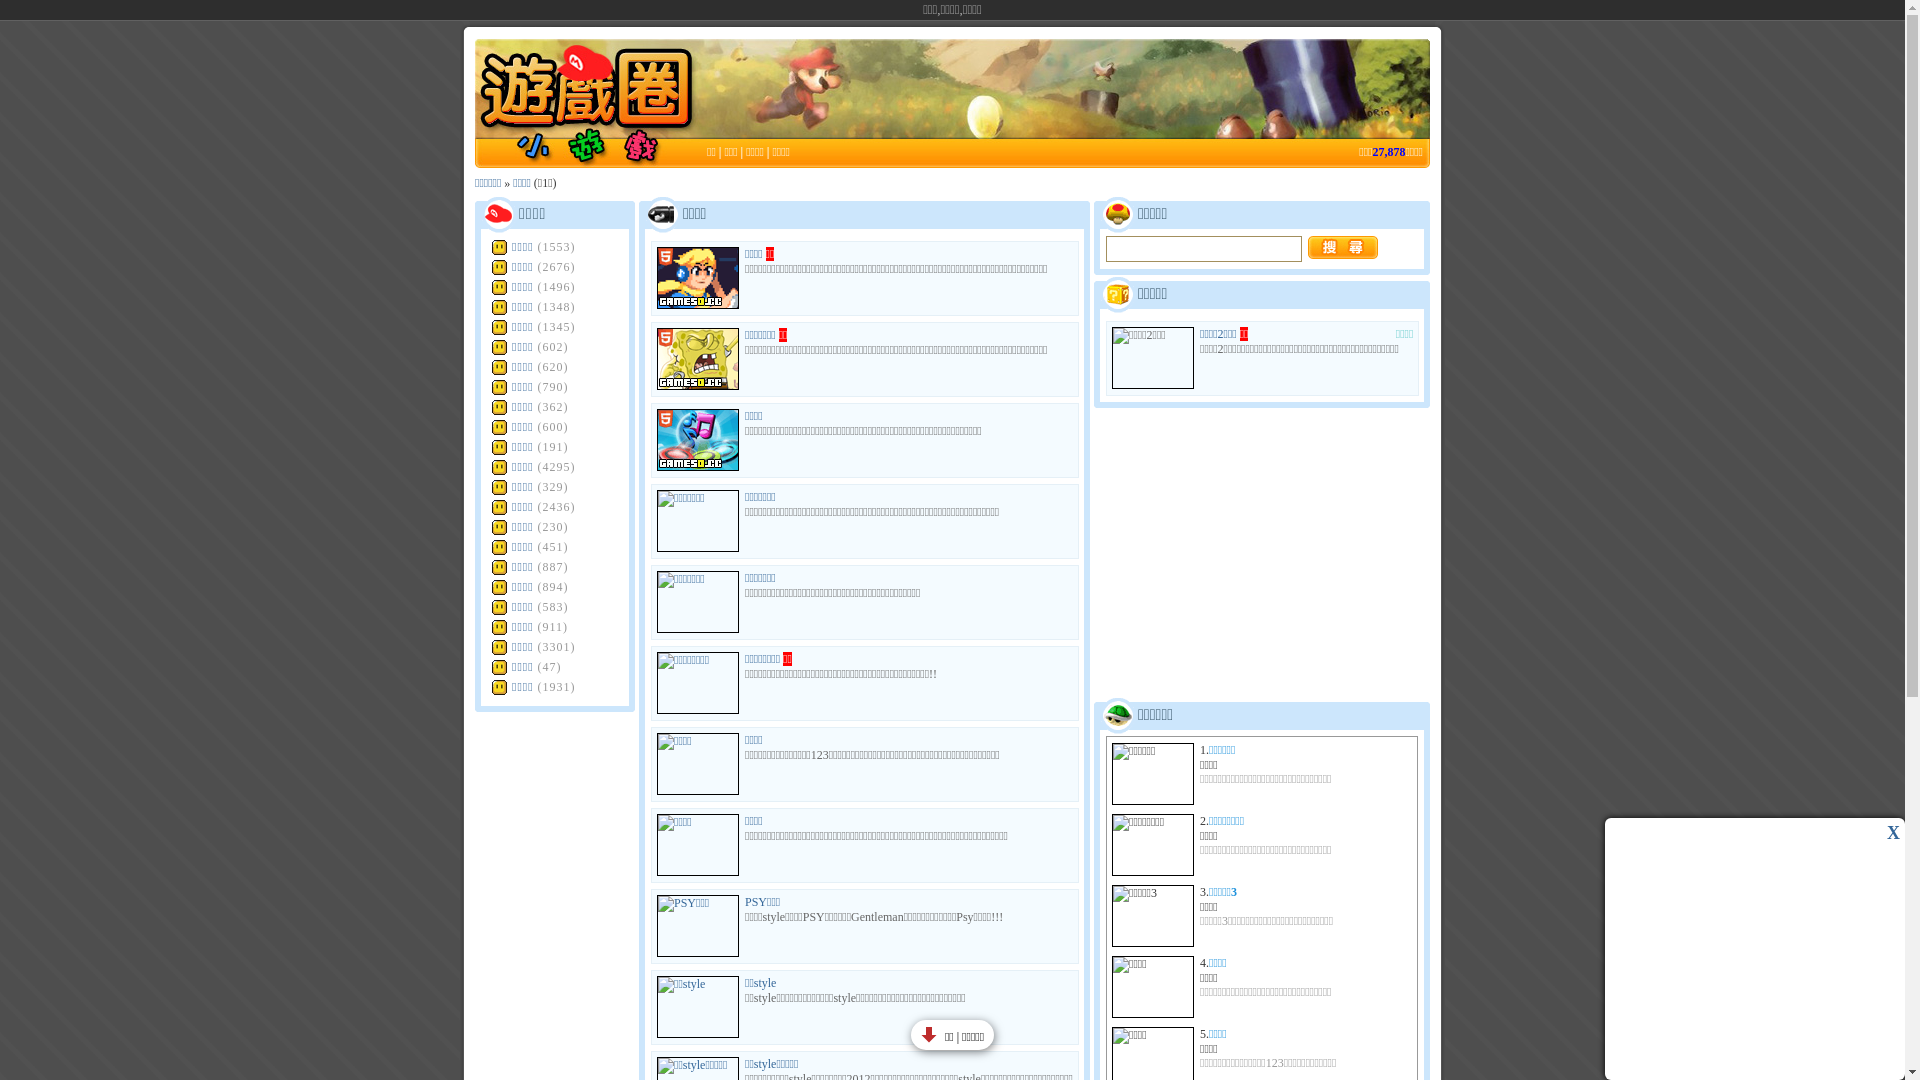 Image resolution: width=1920 pixels, height=1080 pixels. Describe the element at coordinates (1063, 87) in the screenshot. I see `'Advertisement'` at that location.